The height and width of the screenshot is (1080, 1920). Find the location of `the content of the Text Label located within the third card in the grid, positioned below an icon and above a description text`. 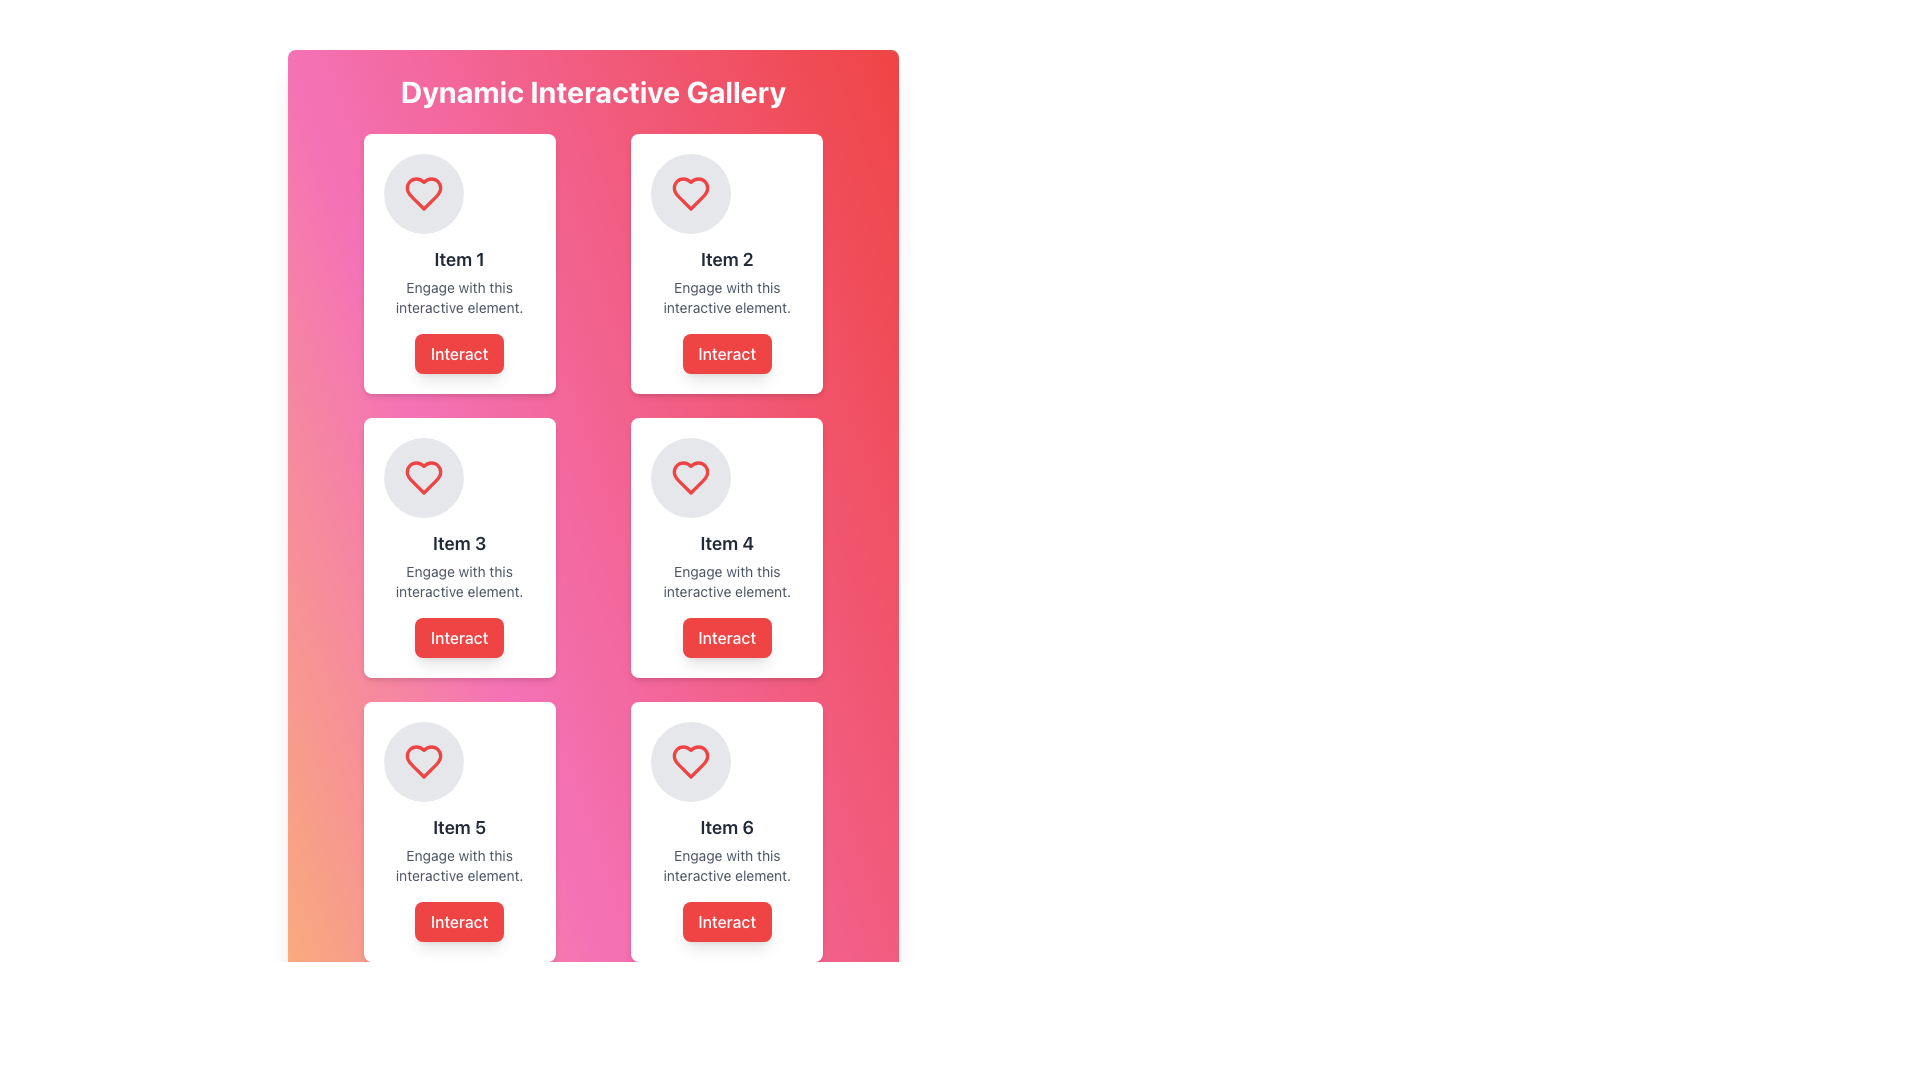

the content of the Text Label located within the third card in the grid, positioned below an icon and above a description text is located at coordinates (458, 543).